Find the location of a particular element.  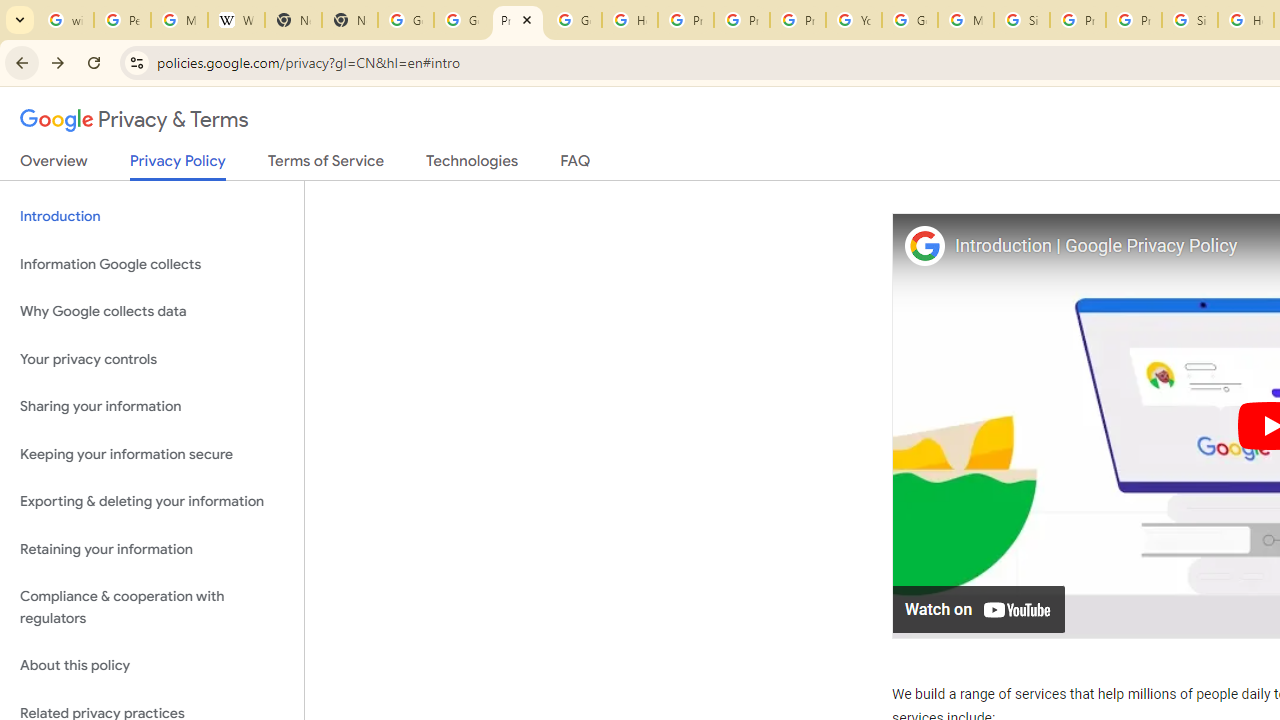

'Exporting & deleting your information' is located at coordinates (151, 501).